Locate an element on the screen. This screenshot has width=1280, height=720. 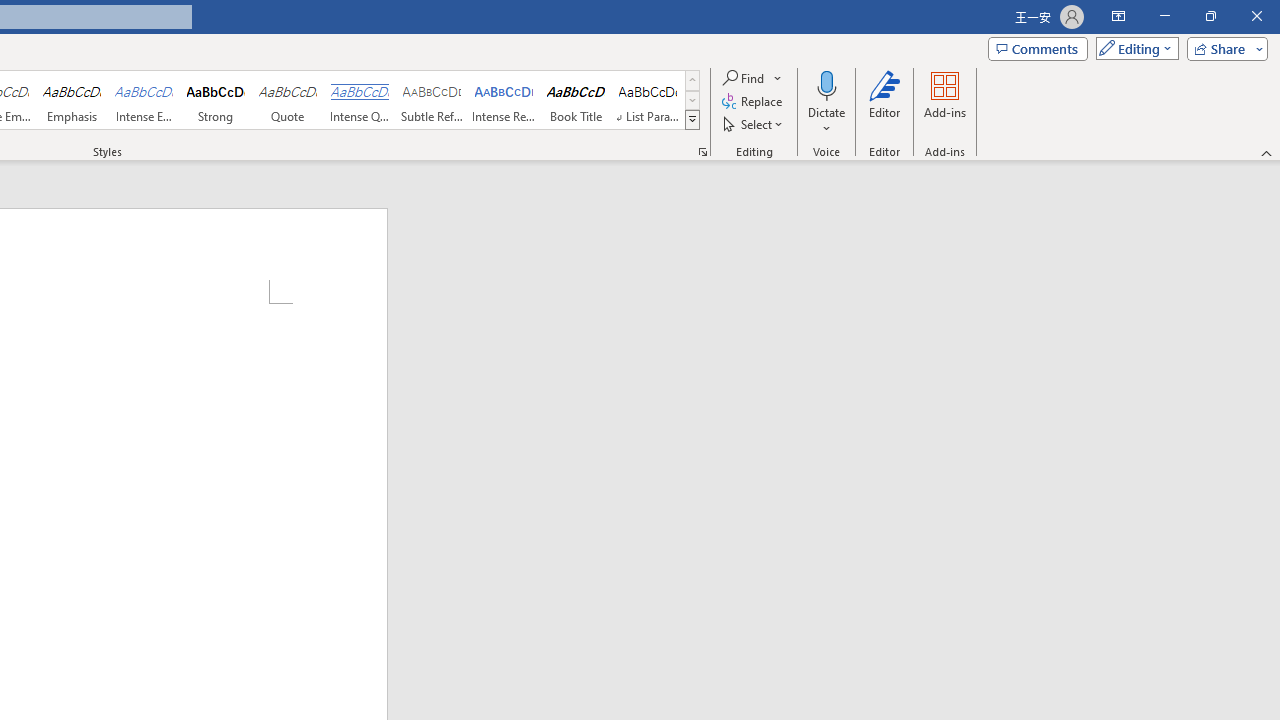
'Intense Quote' is located at coordinates (359, 100).